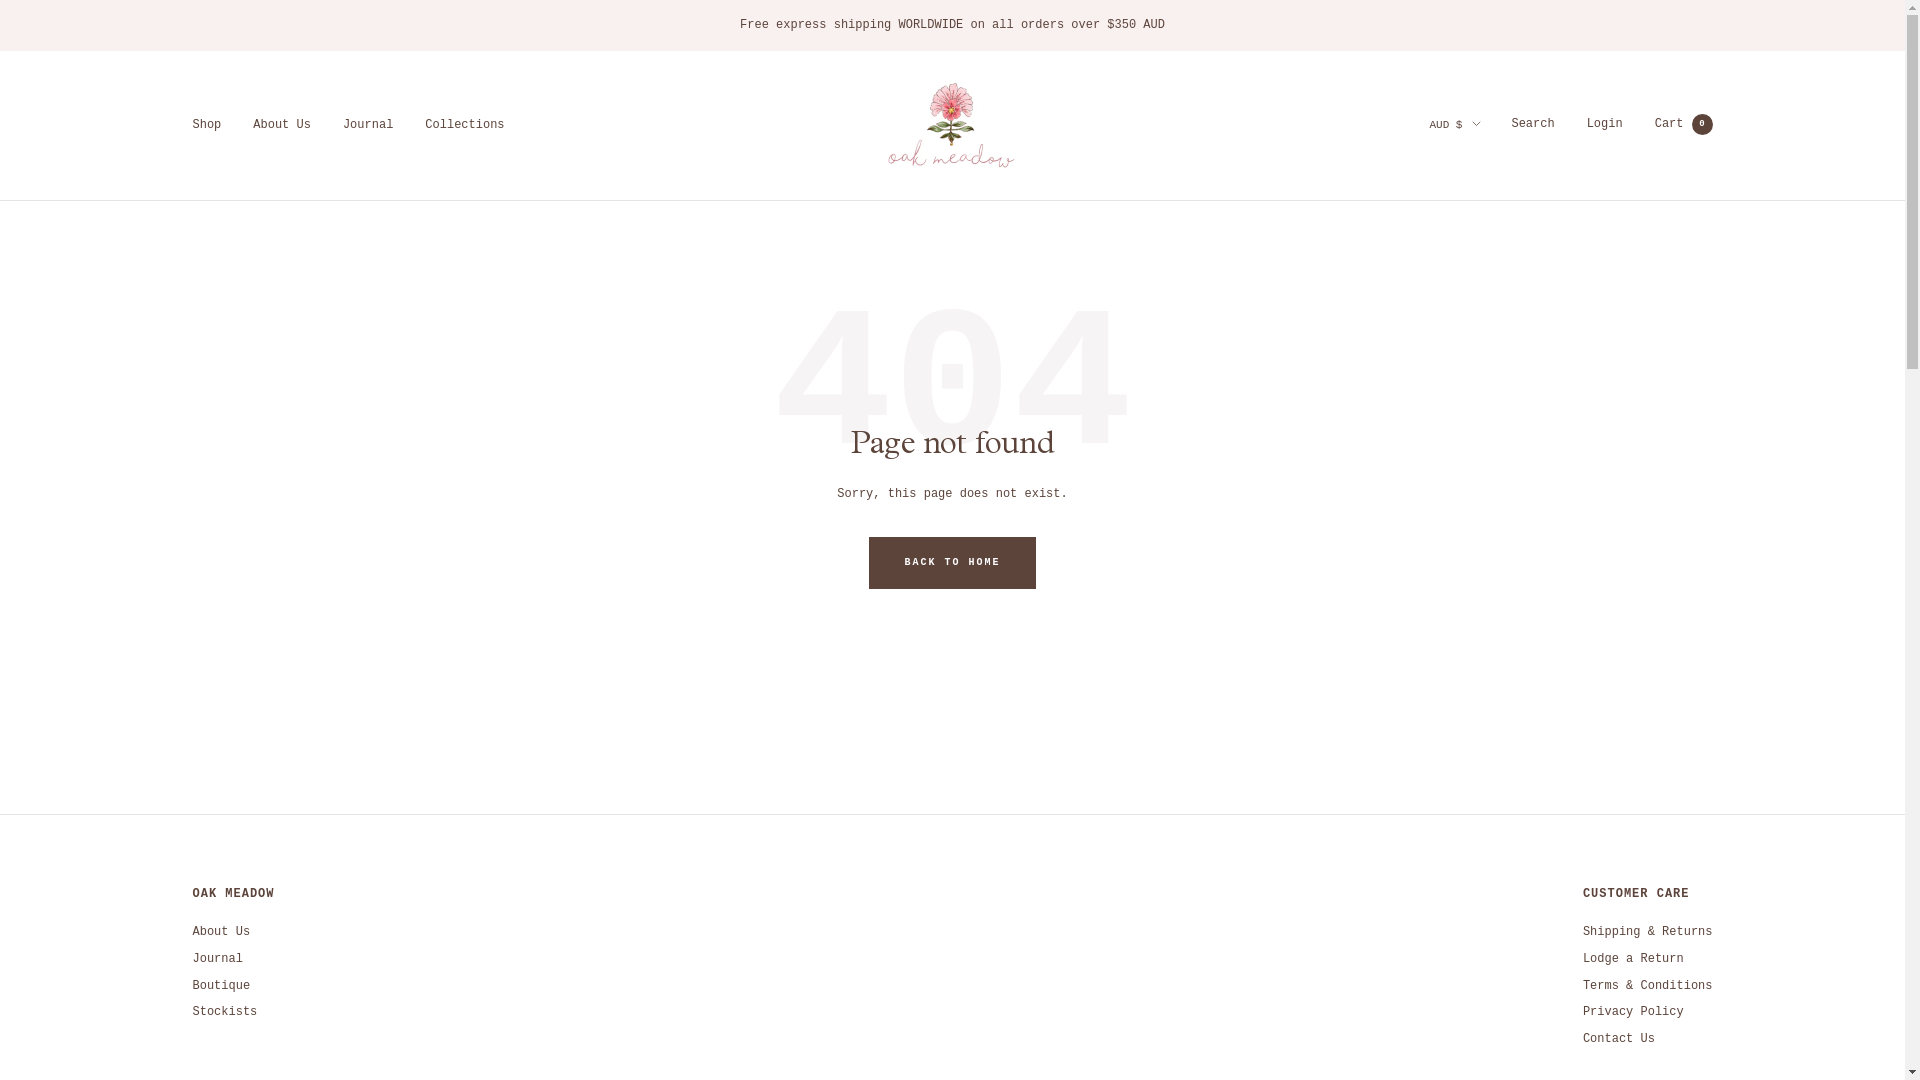 The width and height of the screenshot is (1920, 1080). What do you see at coordinates (220, 985) in the screenshot?
I see `'Boutique'` at bounding box center [220, 985].